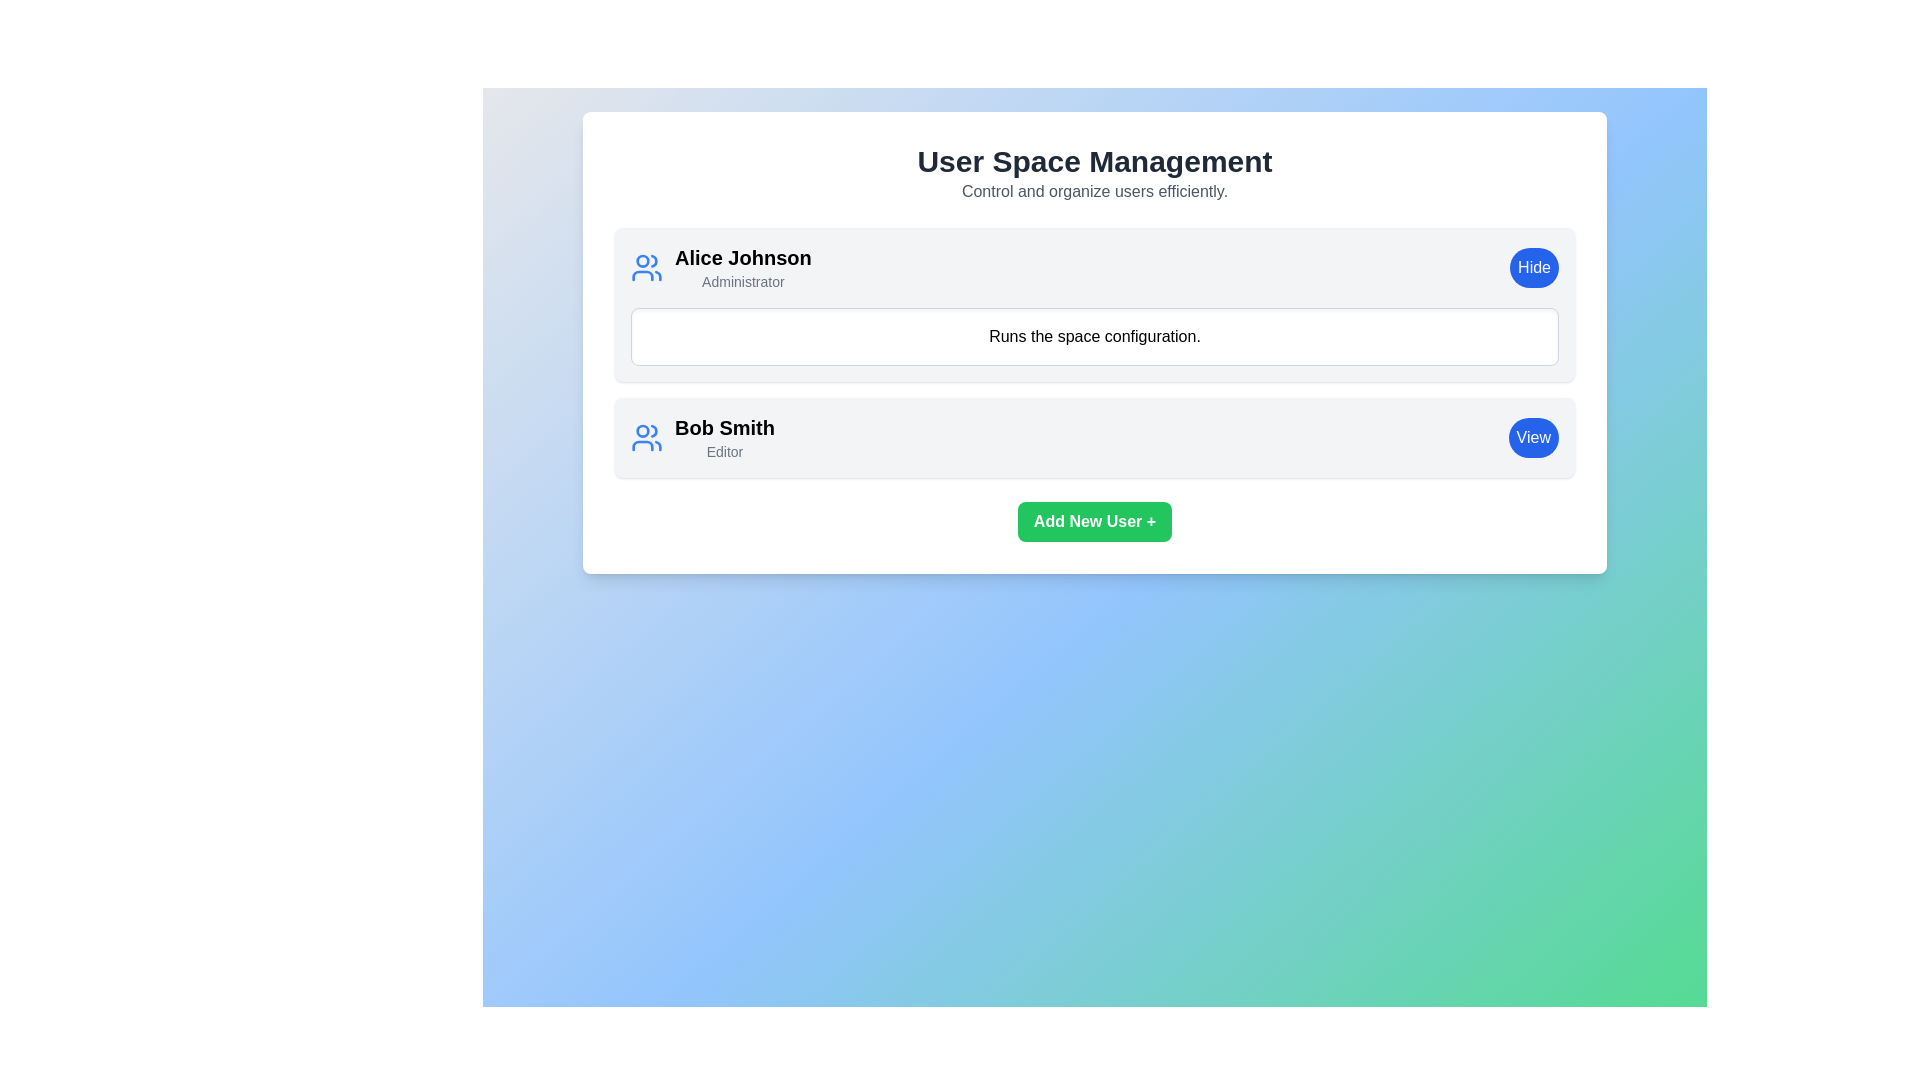 Image resolution: width=1920 pixels, height=1080 pixels. What do you see at coordinates (742, 257) in the screenshot?
I see `information displayed in the user name text label located at the top-left section of the 'User Space Management' panel` at bounding box center [742, 257].